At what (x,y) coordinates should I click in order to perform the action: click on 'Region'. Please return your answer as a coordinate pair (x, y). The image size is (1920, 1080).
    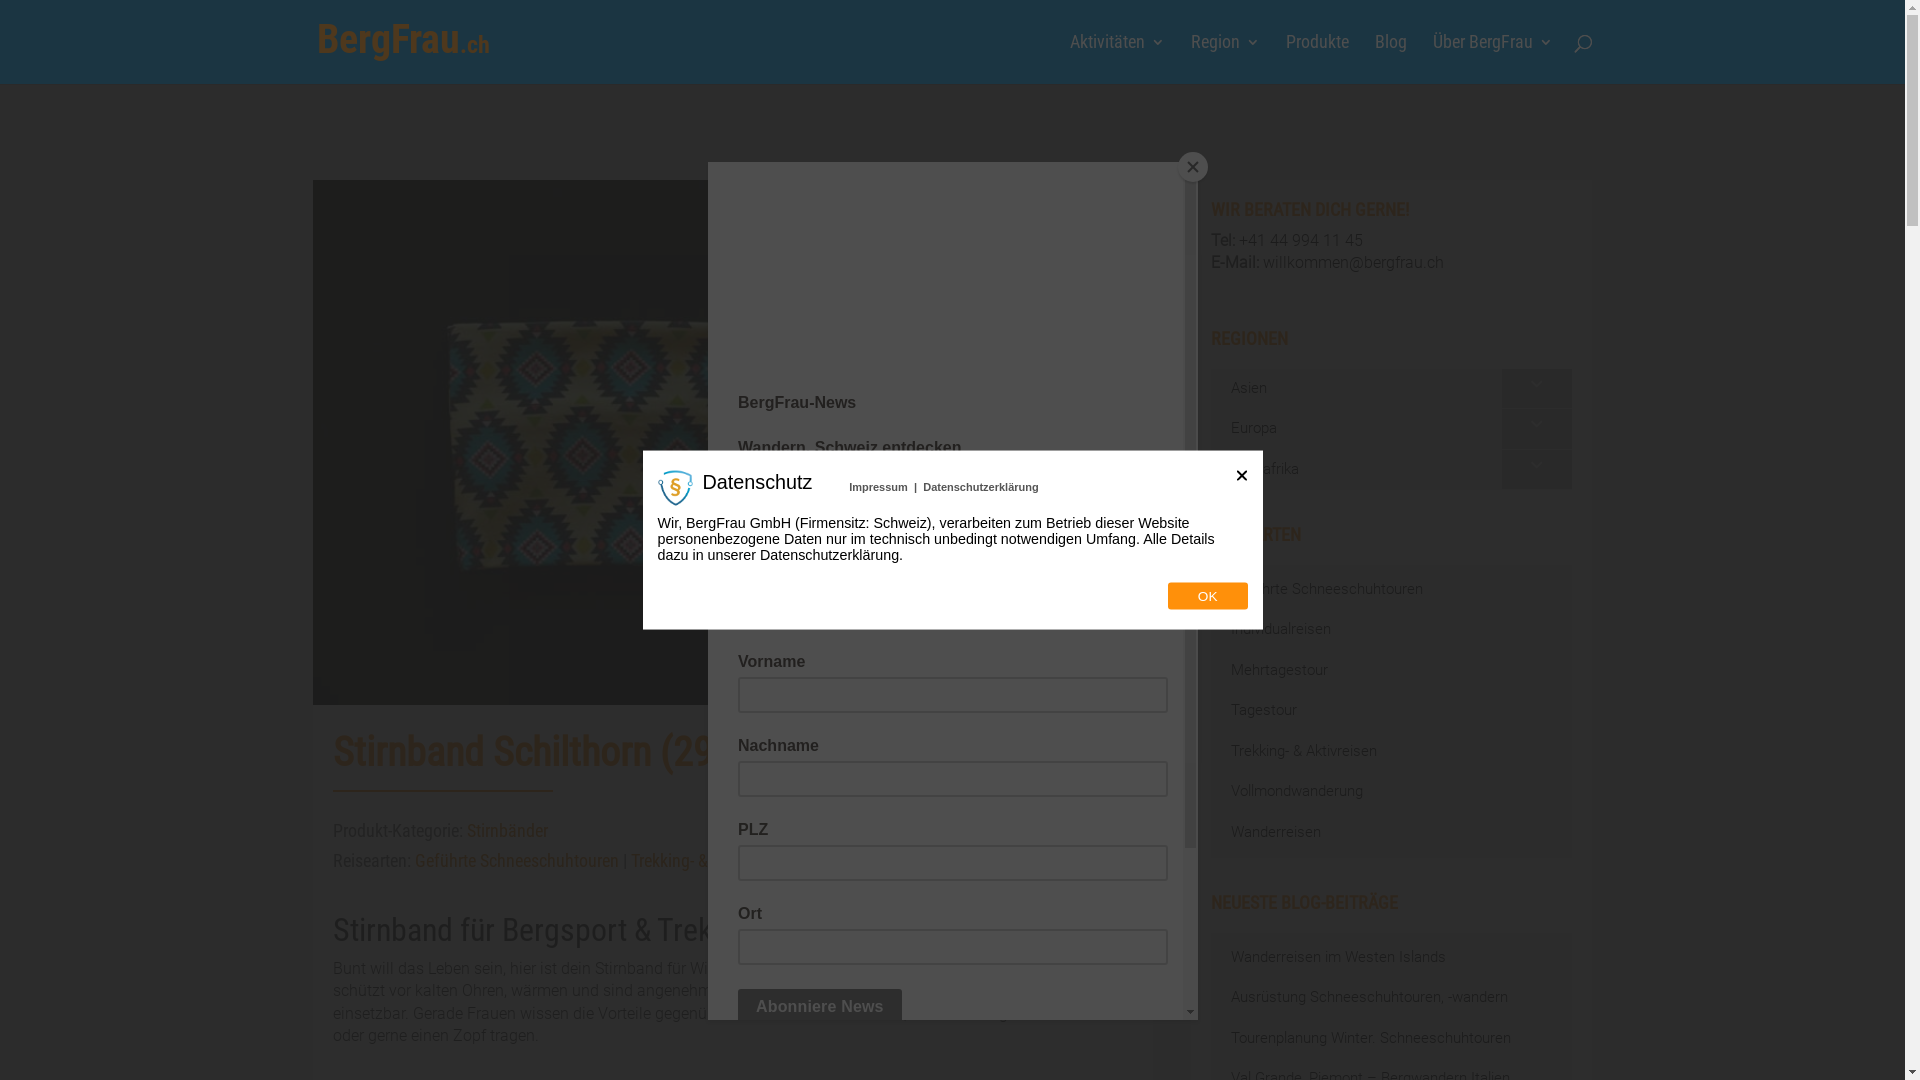
    Looking at the image, I should click on (1223, 58).